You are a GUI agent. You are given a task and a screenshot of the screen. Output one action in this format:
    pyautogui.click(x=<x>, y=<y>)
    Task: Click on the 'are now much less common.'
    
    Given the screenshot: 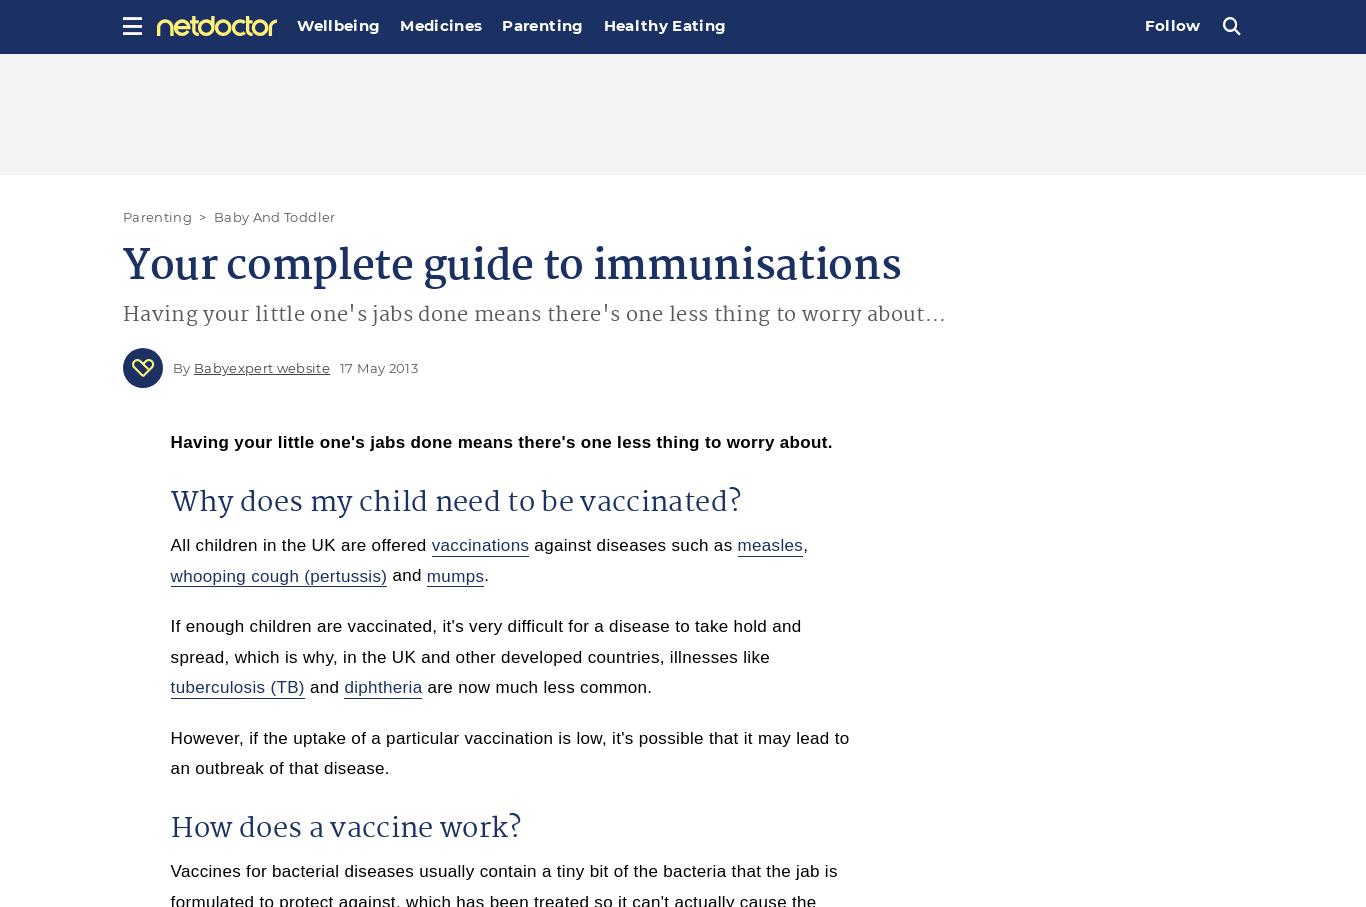 What is the action you would take?
    pyautogui.click(x=536, y=686)
    